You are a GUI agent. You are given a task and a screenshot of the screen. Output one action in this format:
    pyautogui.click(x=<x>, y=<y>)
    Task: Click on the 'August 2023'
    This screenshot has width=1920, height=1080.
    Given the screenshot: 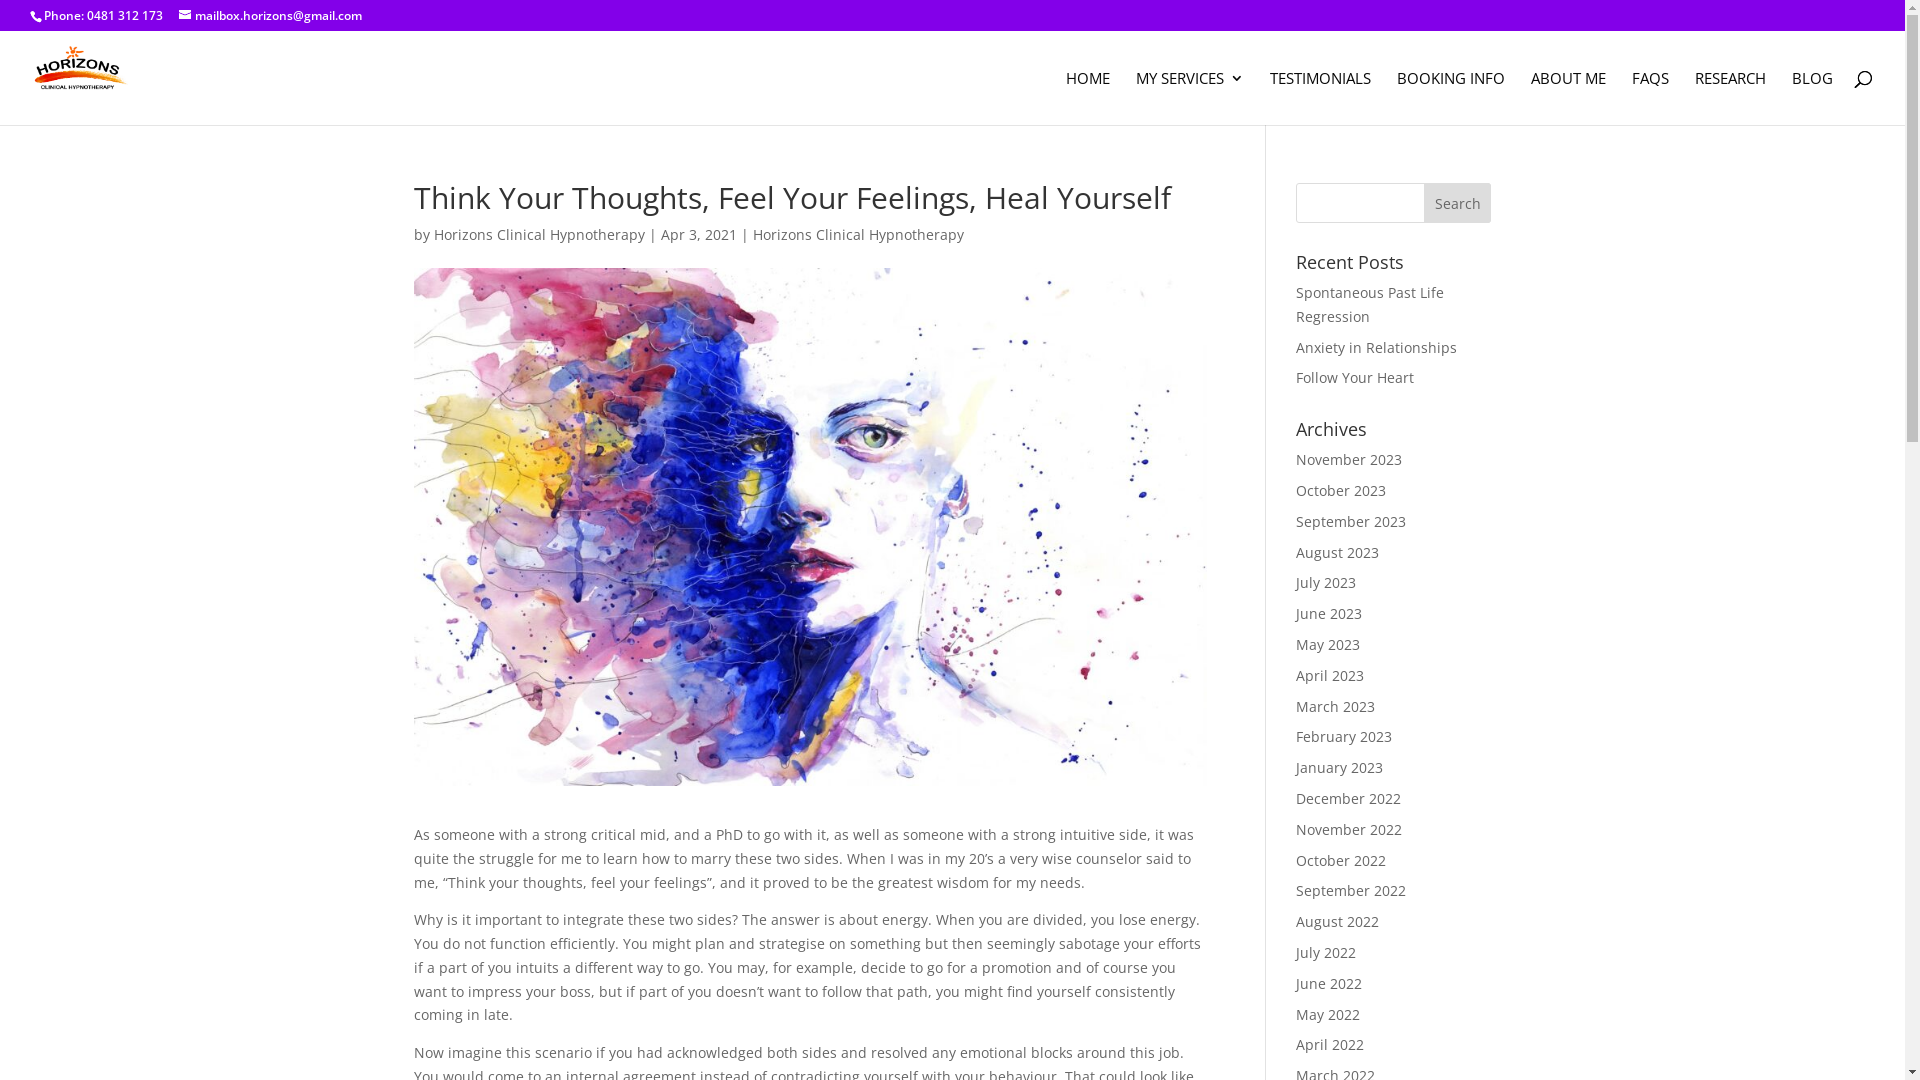 What is the action you would take?
    pyautogui.click(x=1337, y=552)
    